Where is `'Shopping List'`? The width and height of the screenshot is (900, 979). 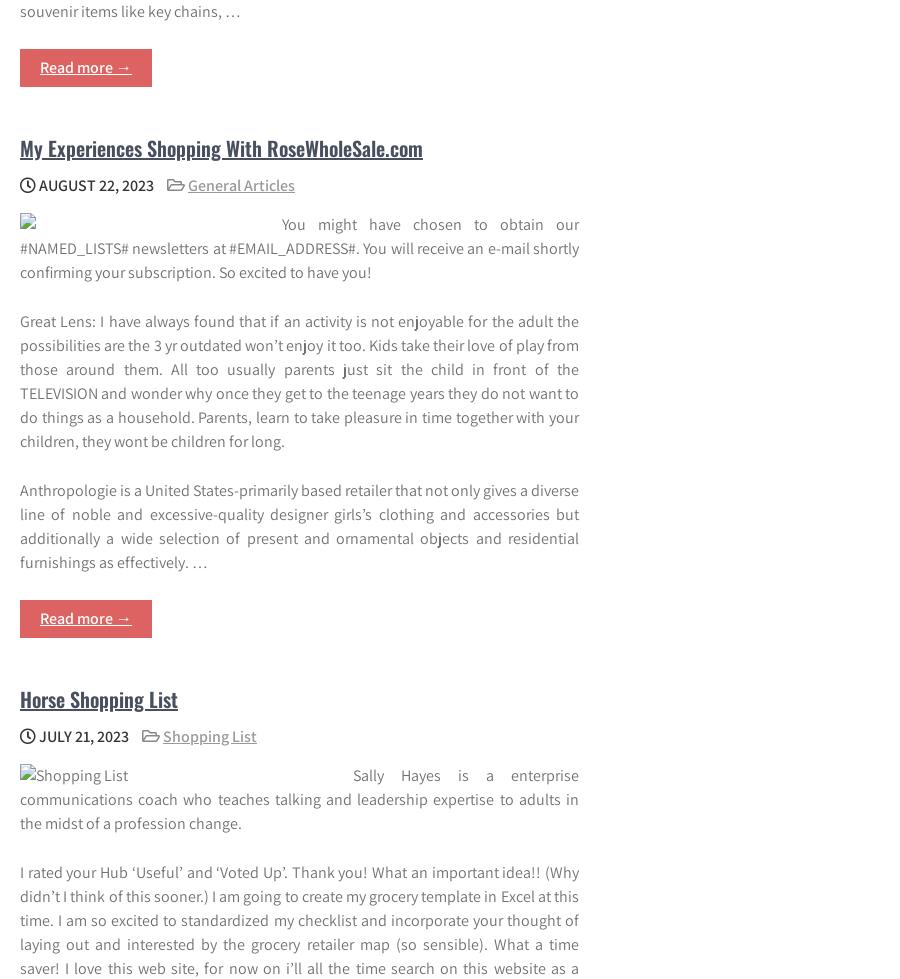
'Shopping List' is located at coordinates (162, 734).